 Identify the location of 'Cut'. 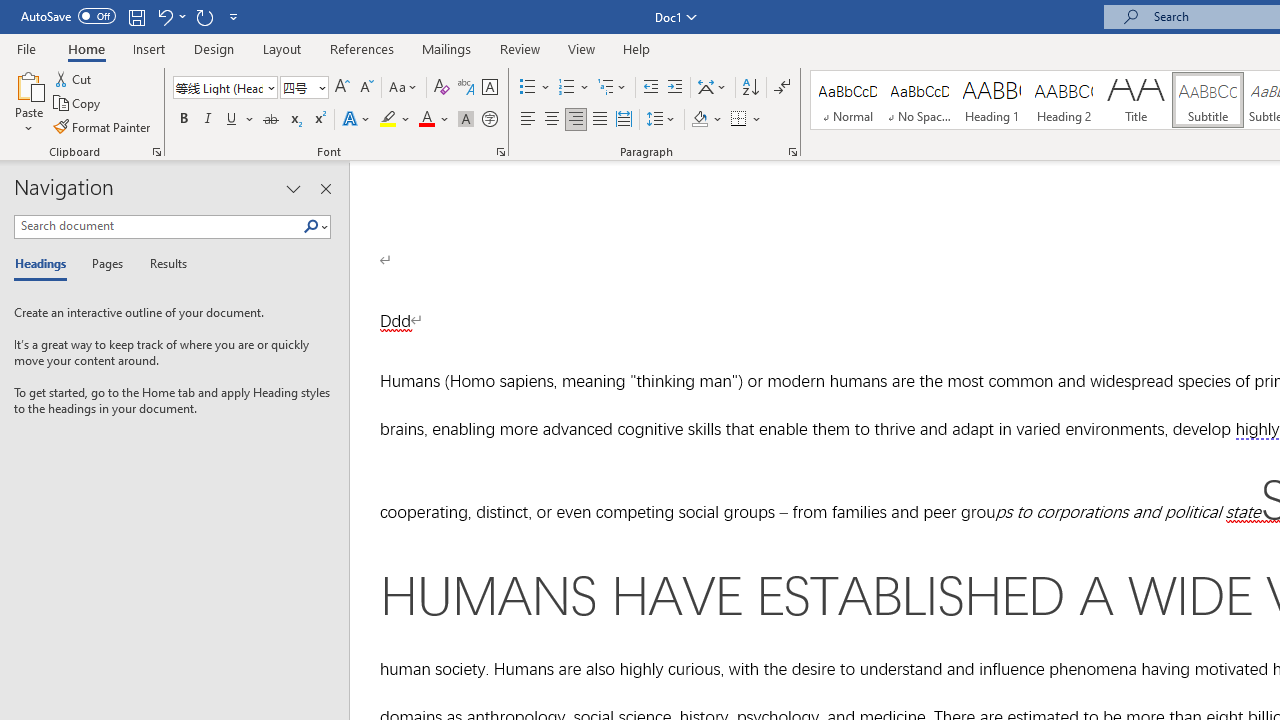
(74, 78).